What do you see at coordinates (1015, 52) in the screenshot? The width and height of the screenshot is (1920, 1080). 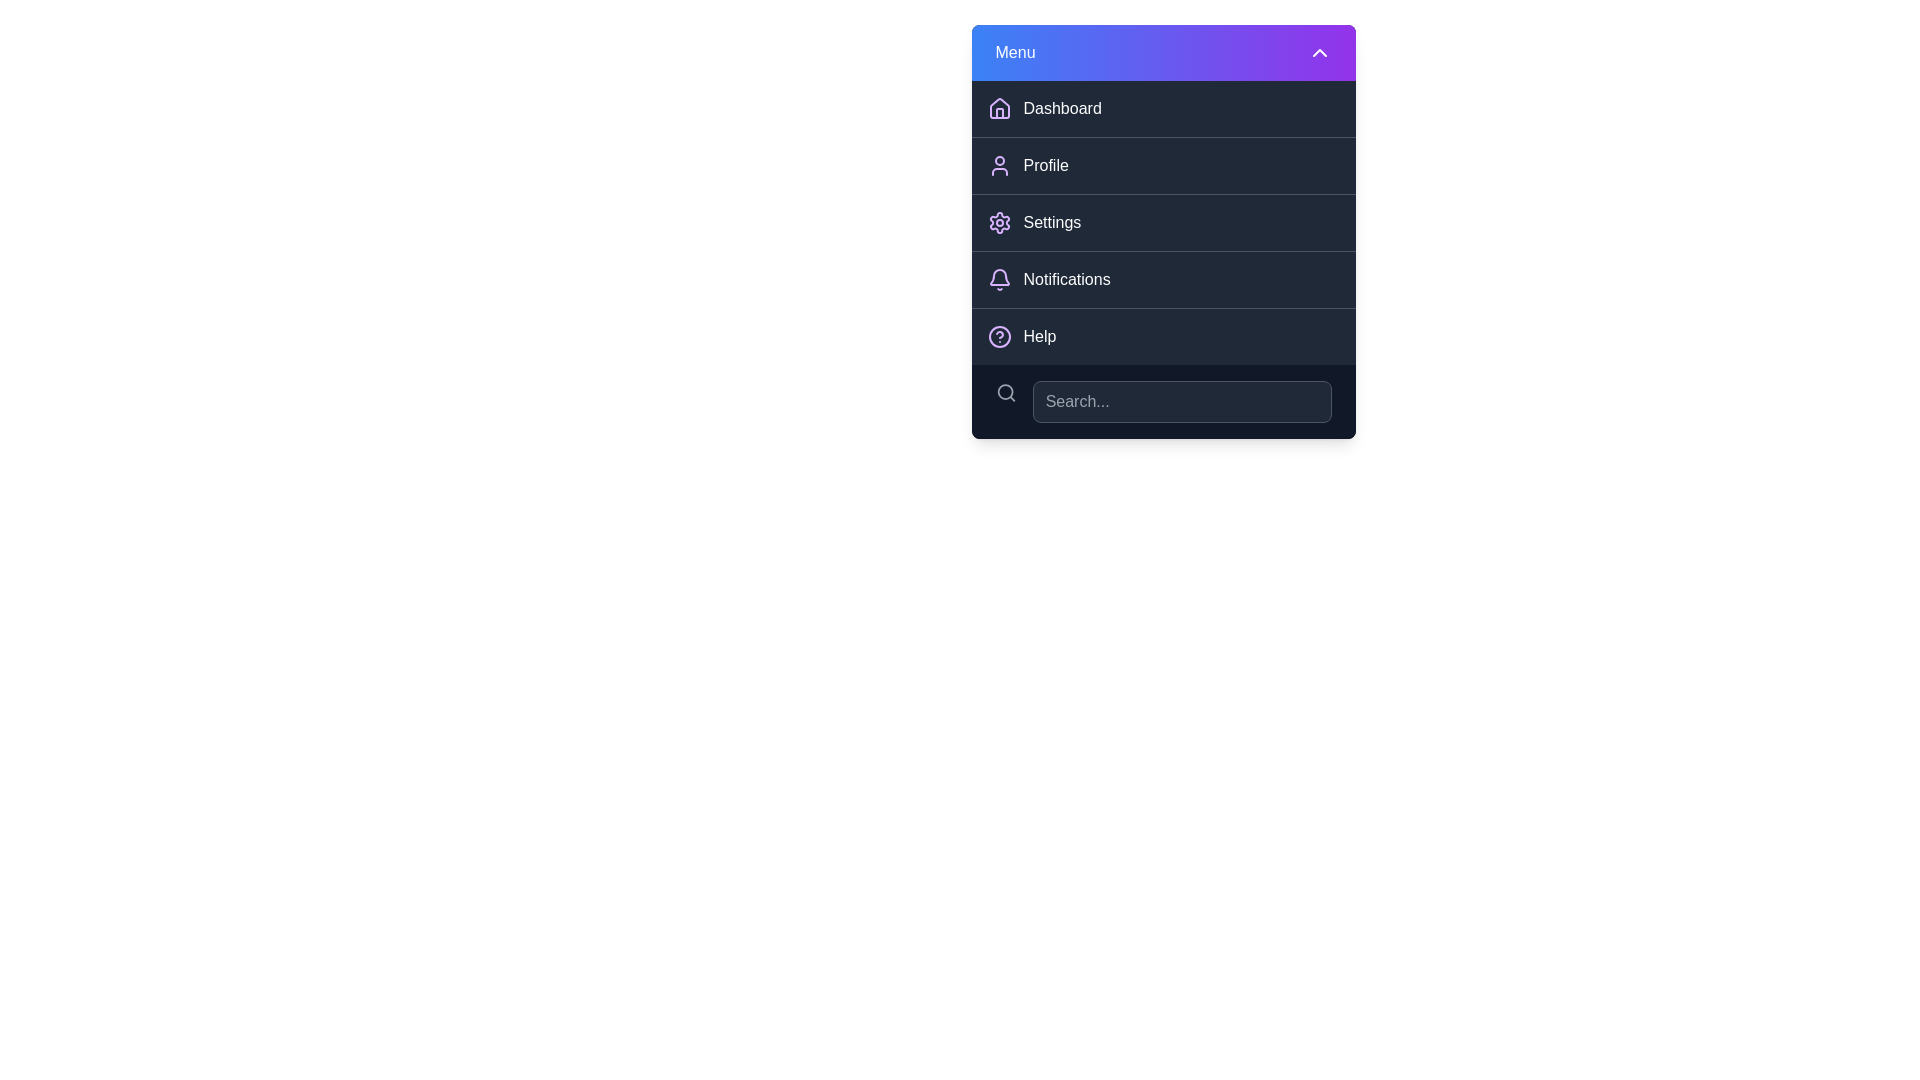 I see `the 'Menu' text label that is displayed in white font within a gradient button with a blue-to-purple background, located at the top-left corner of the button in a vertical menu layout` at bounding box center [1015, 52].